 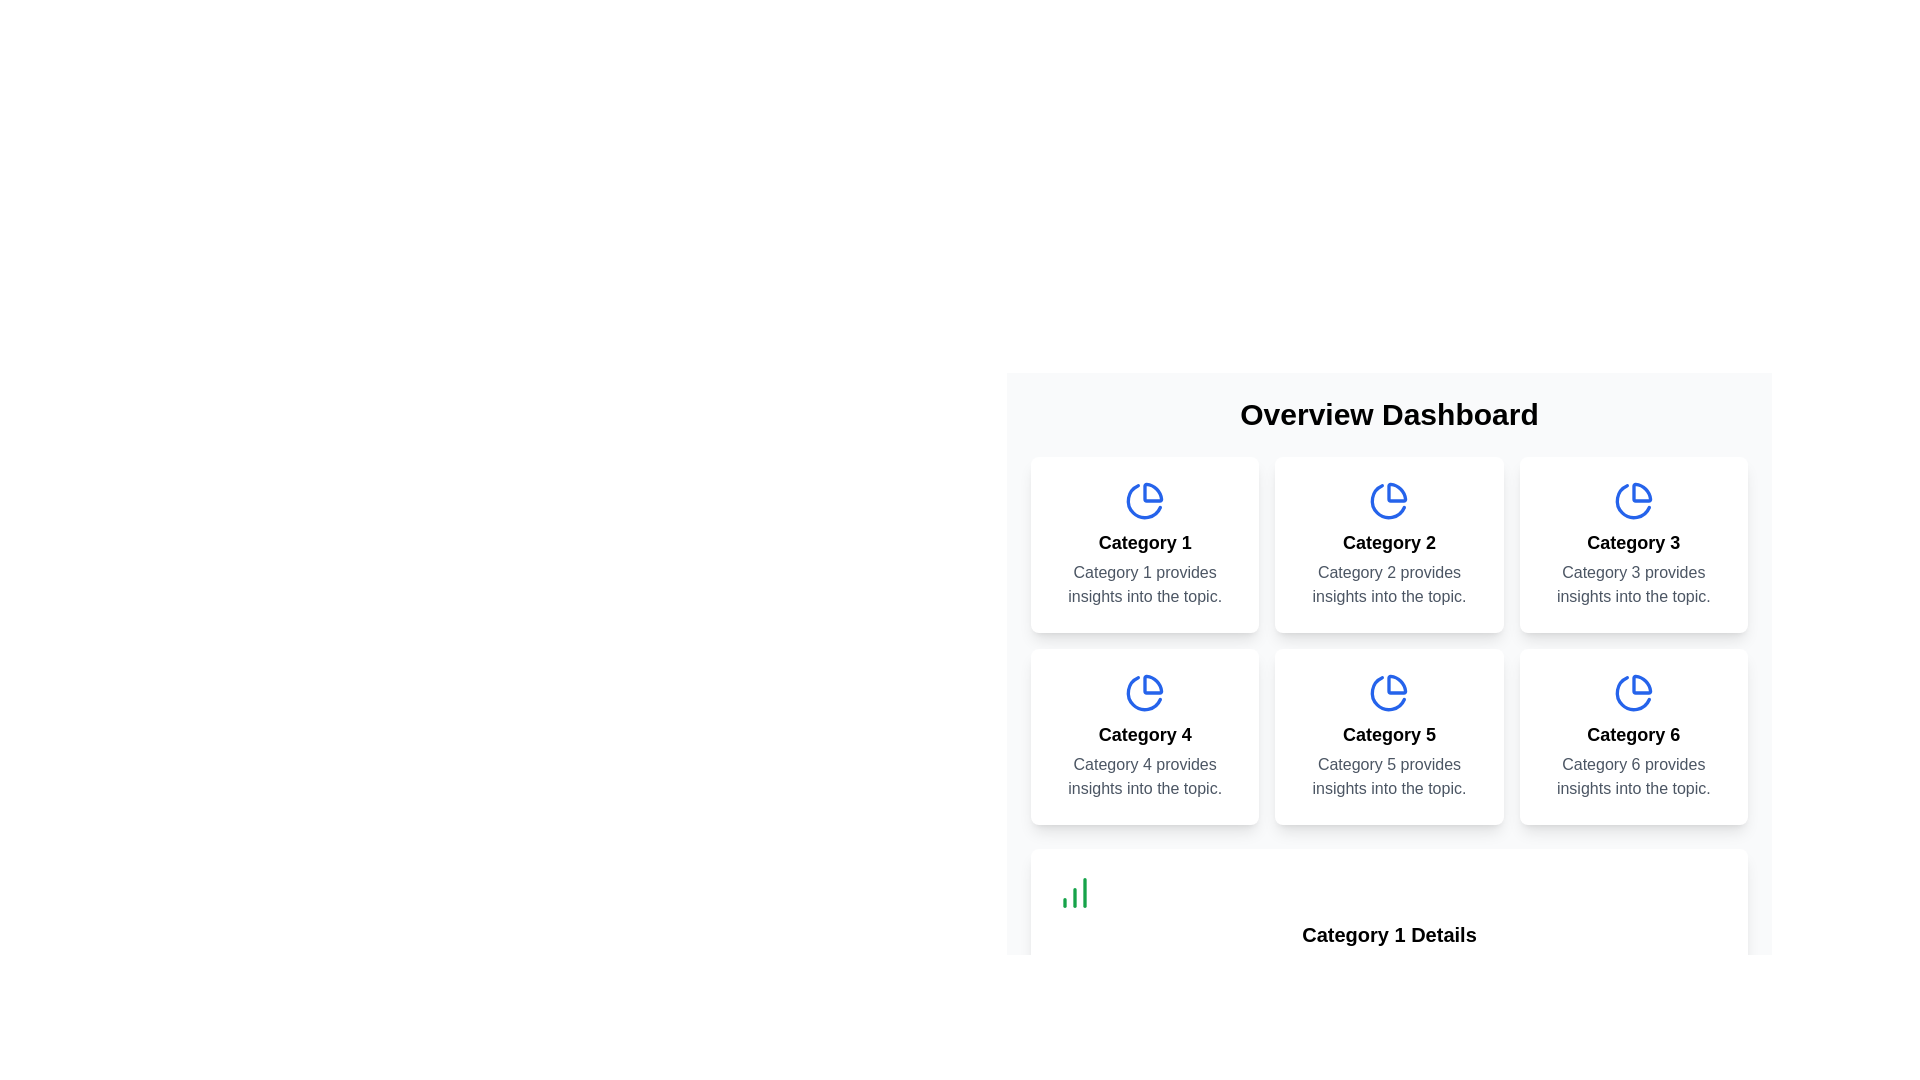 What do you see at coordinates (1144, 500) in the screenshot?
I see `the purpose and styling of the vector graphic component representing a part of the pie chart segment located within the 'Category 1' card` at bounding box center [1144, 500].